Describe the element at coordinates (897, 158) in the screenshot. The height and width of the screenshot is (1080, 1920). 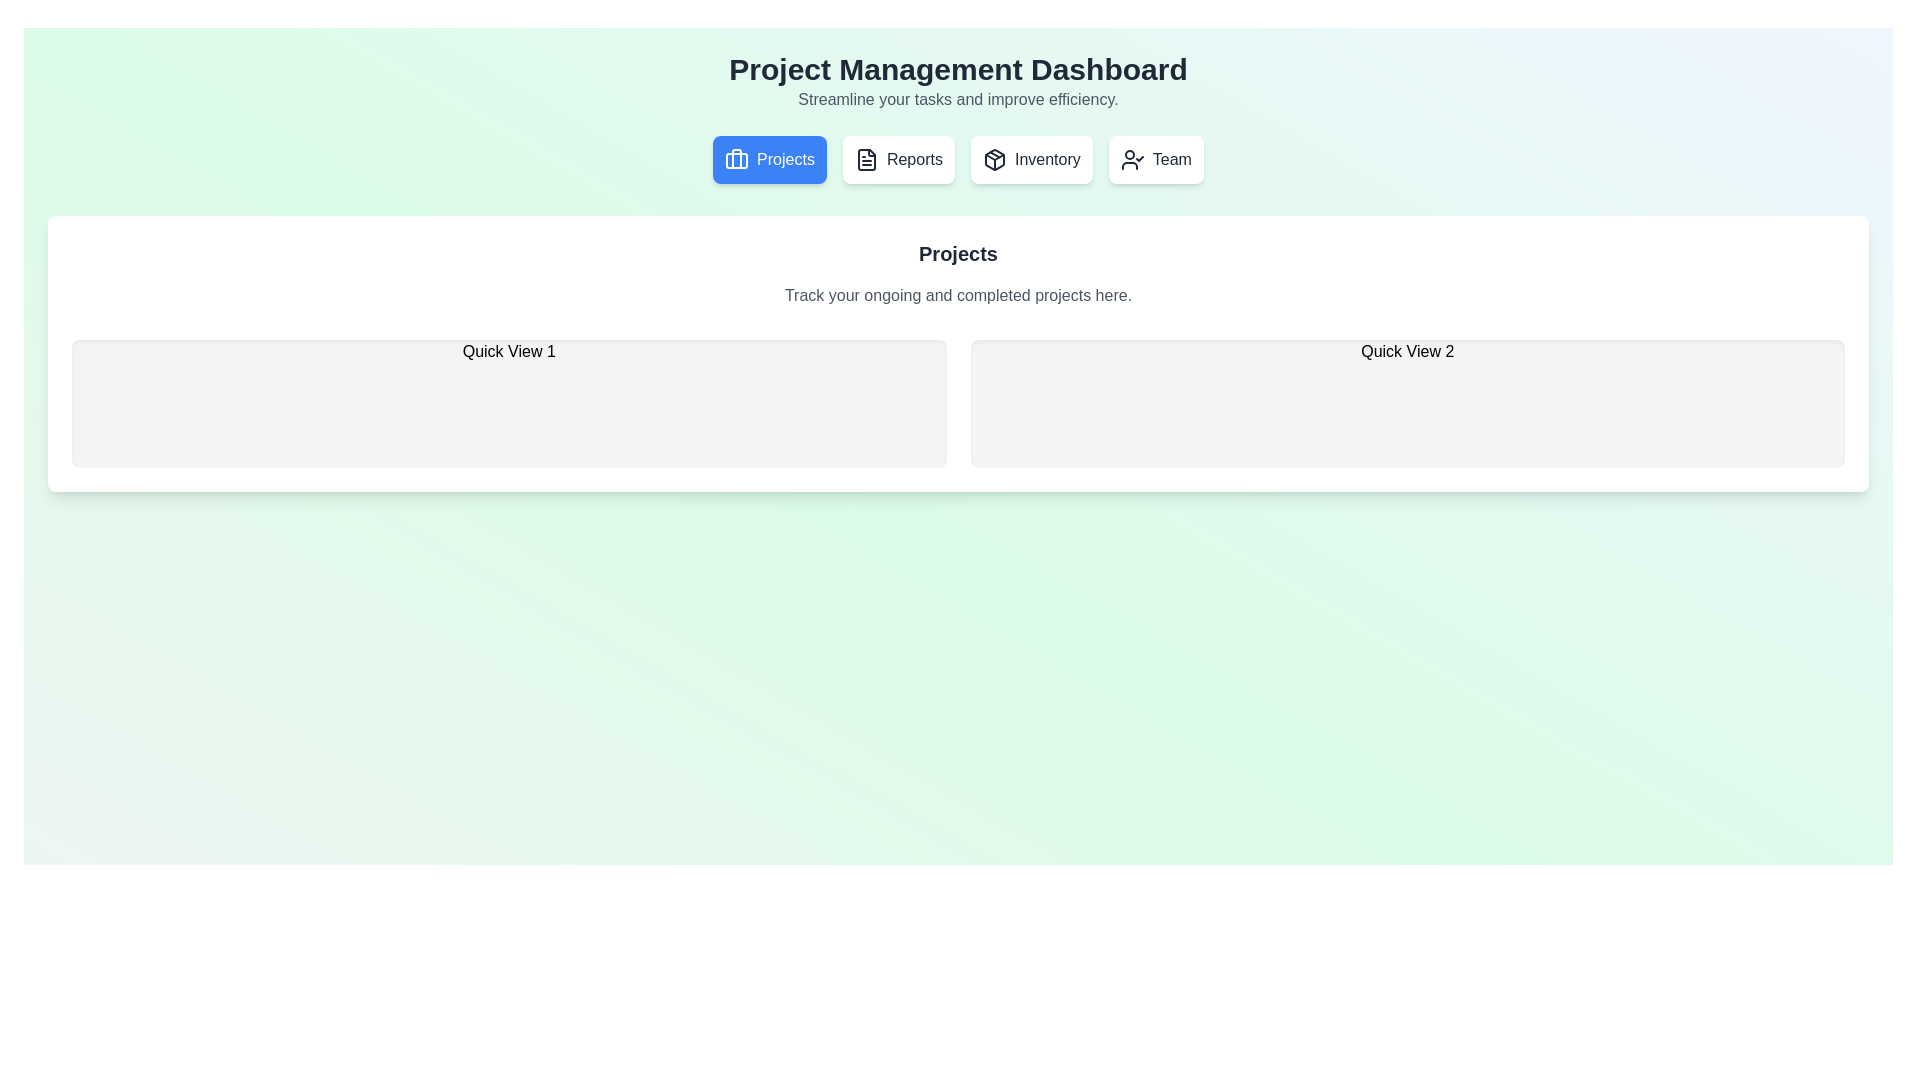
I see `the 'Reports' button, which is a rectangular button with a white background and a document icon, positioned between the 'Projects' and 'Inventory' buttons` at that location.